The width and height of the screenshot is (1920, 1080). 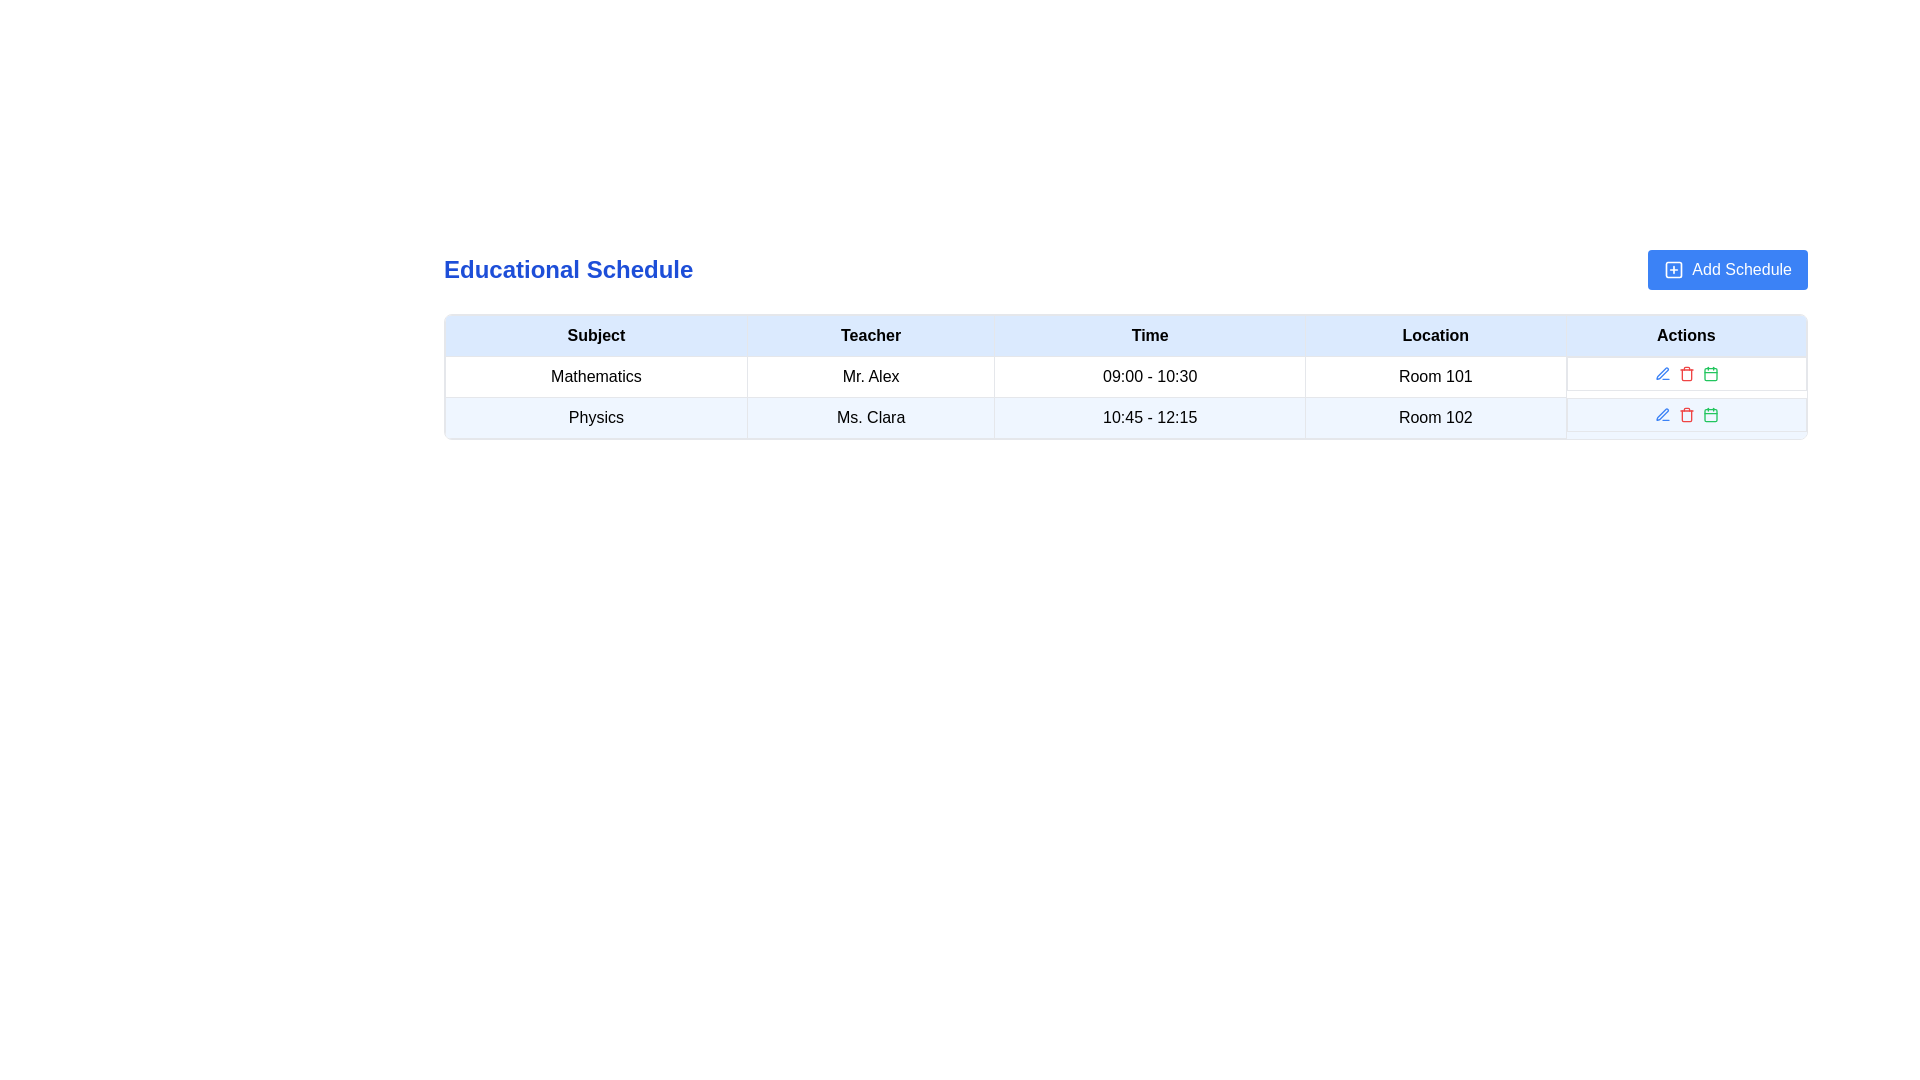 I want to click on the Text Label indicating the teacher's name for the 'Mathematics' course in the first row of the table, so click(x=871, y=377).